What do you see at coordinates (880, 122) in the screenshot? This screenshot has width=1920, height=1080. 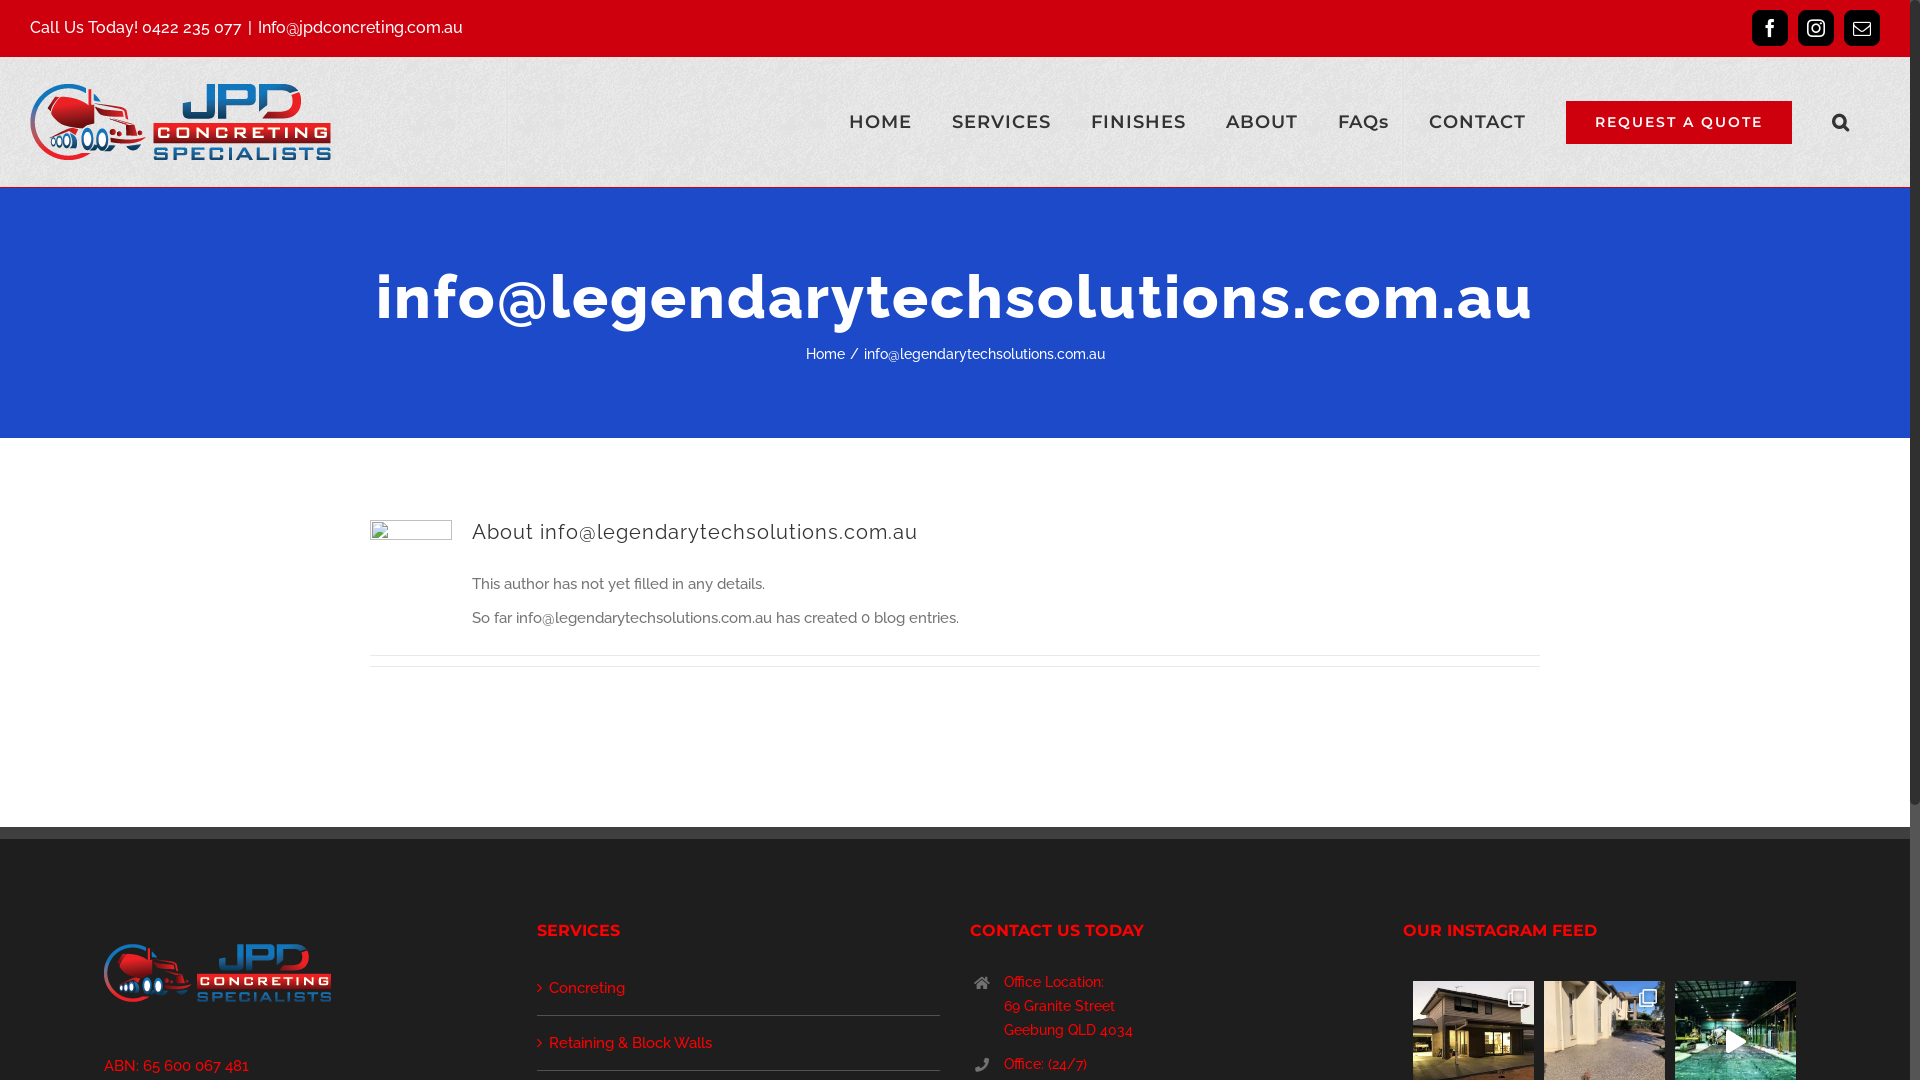 I see `'HOME'` at bounding box center [880, 122].